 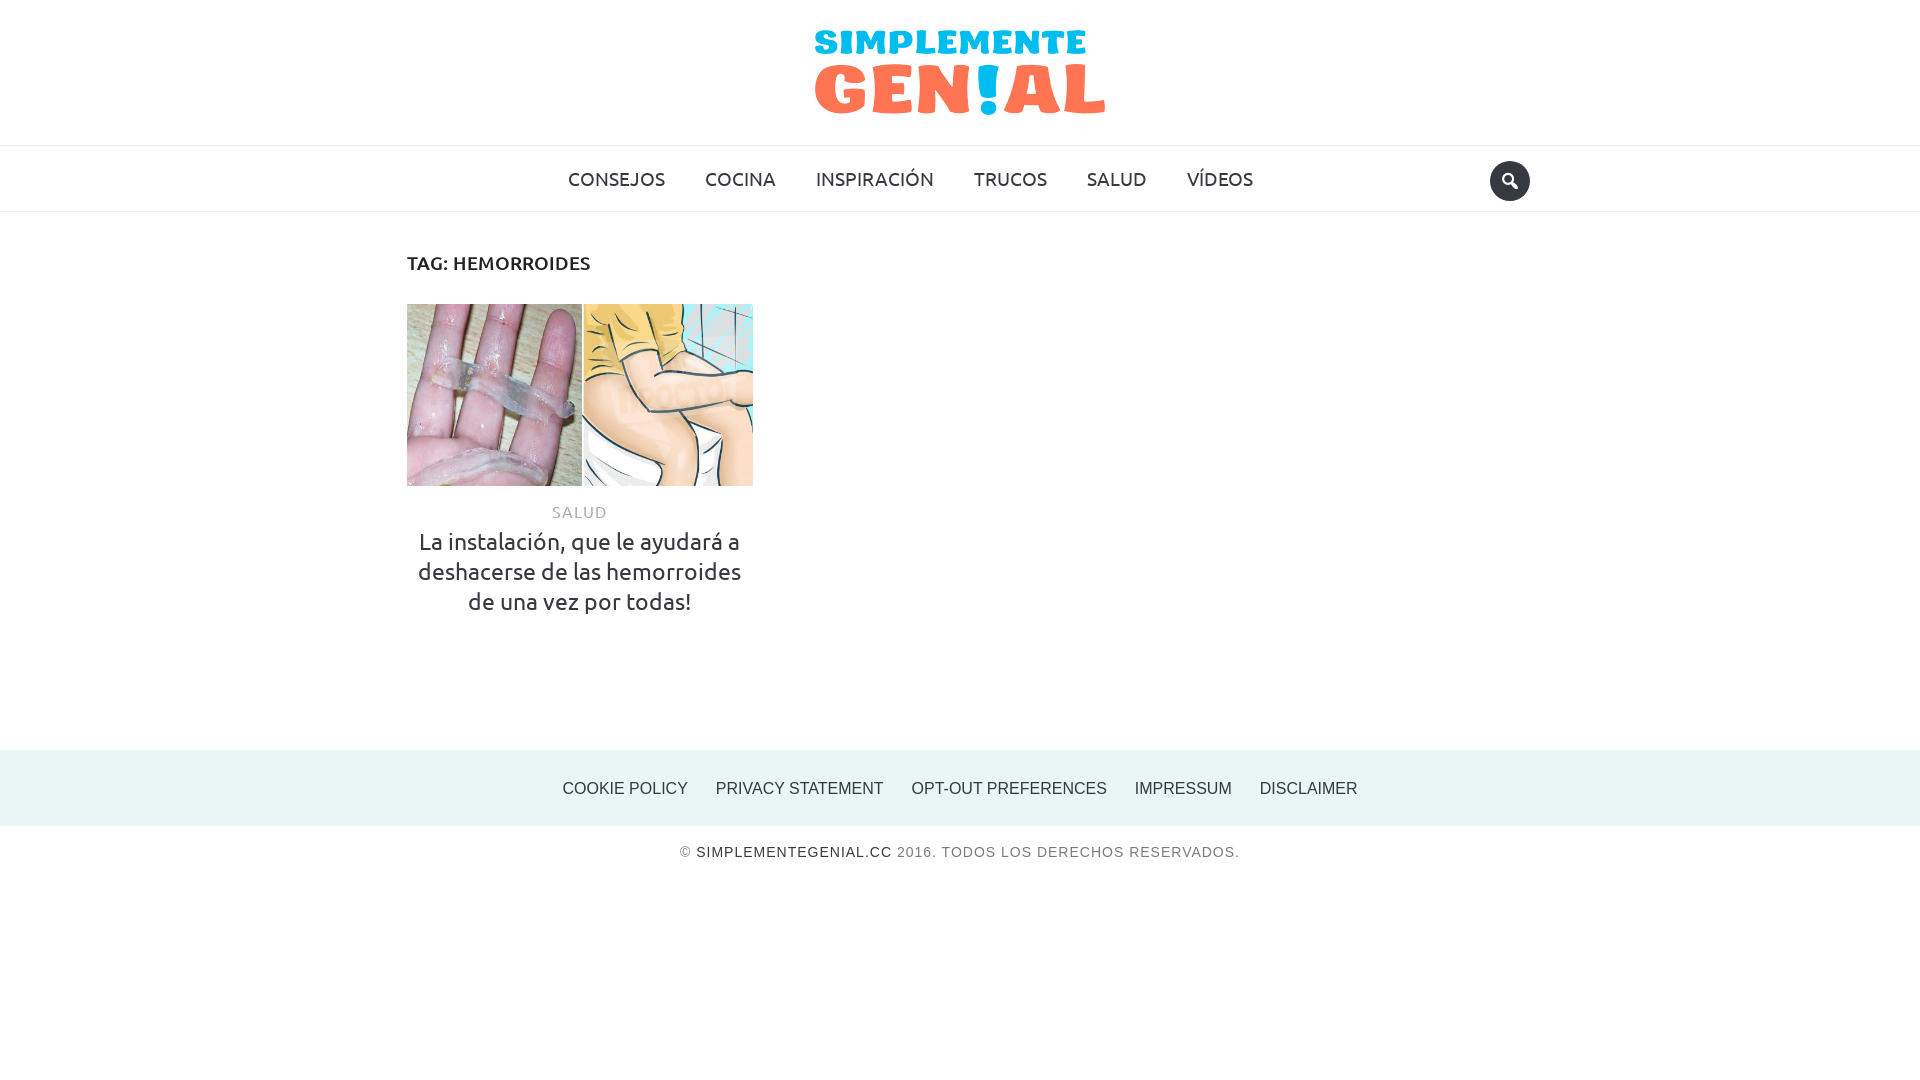 What do you see at coordinates (1009, 787) in the screenshot?
I see `'OPT-OUT PREFERENCES'` at bounding box center [1009, 787].